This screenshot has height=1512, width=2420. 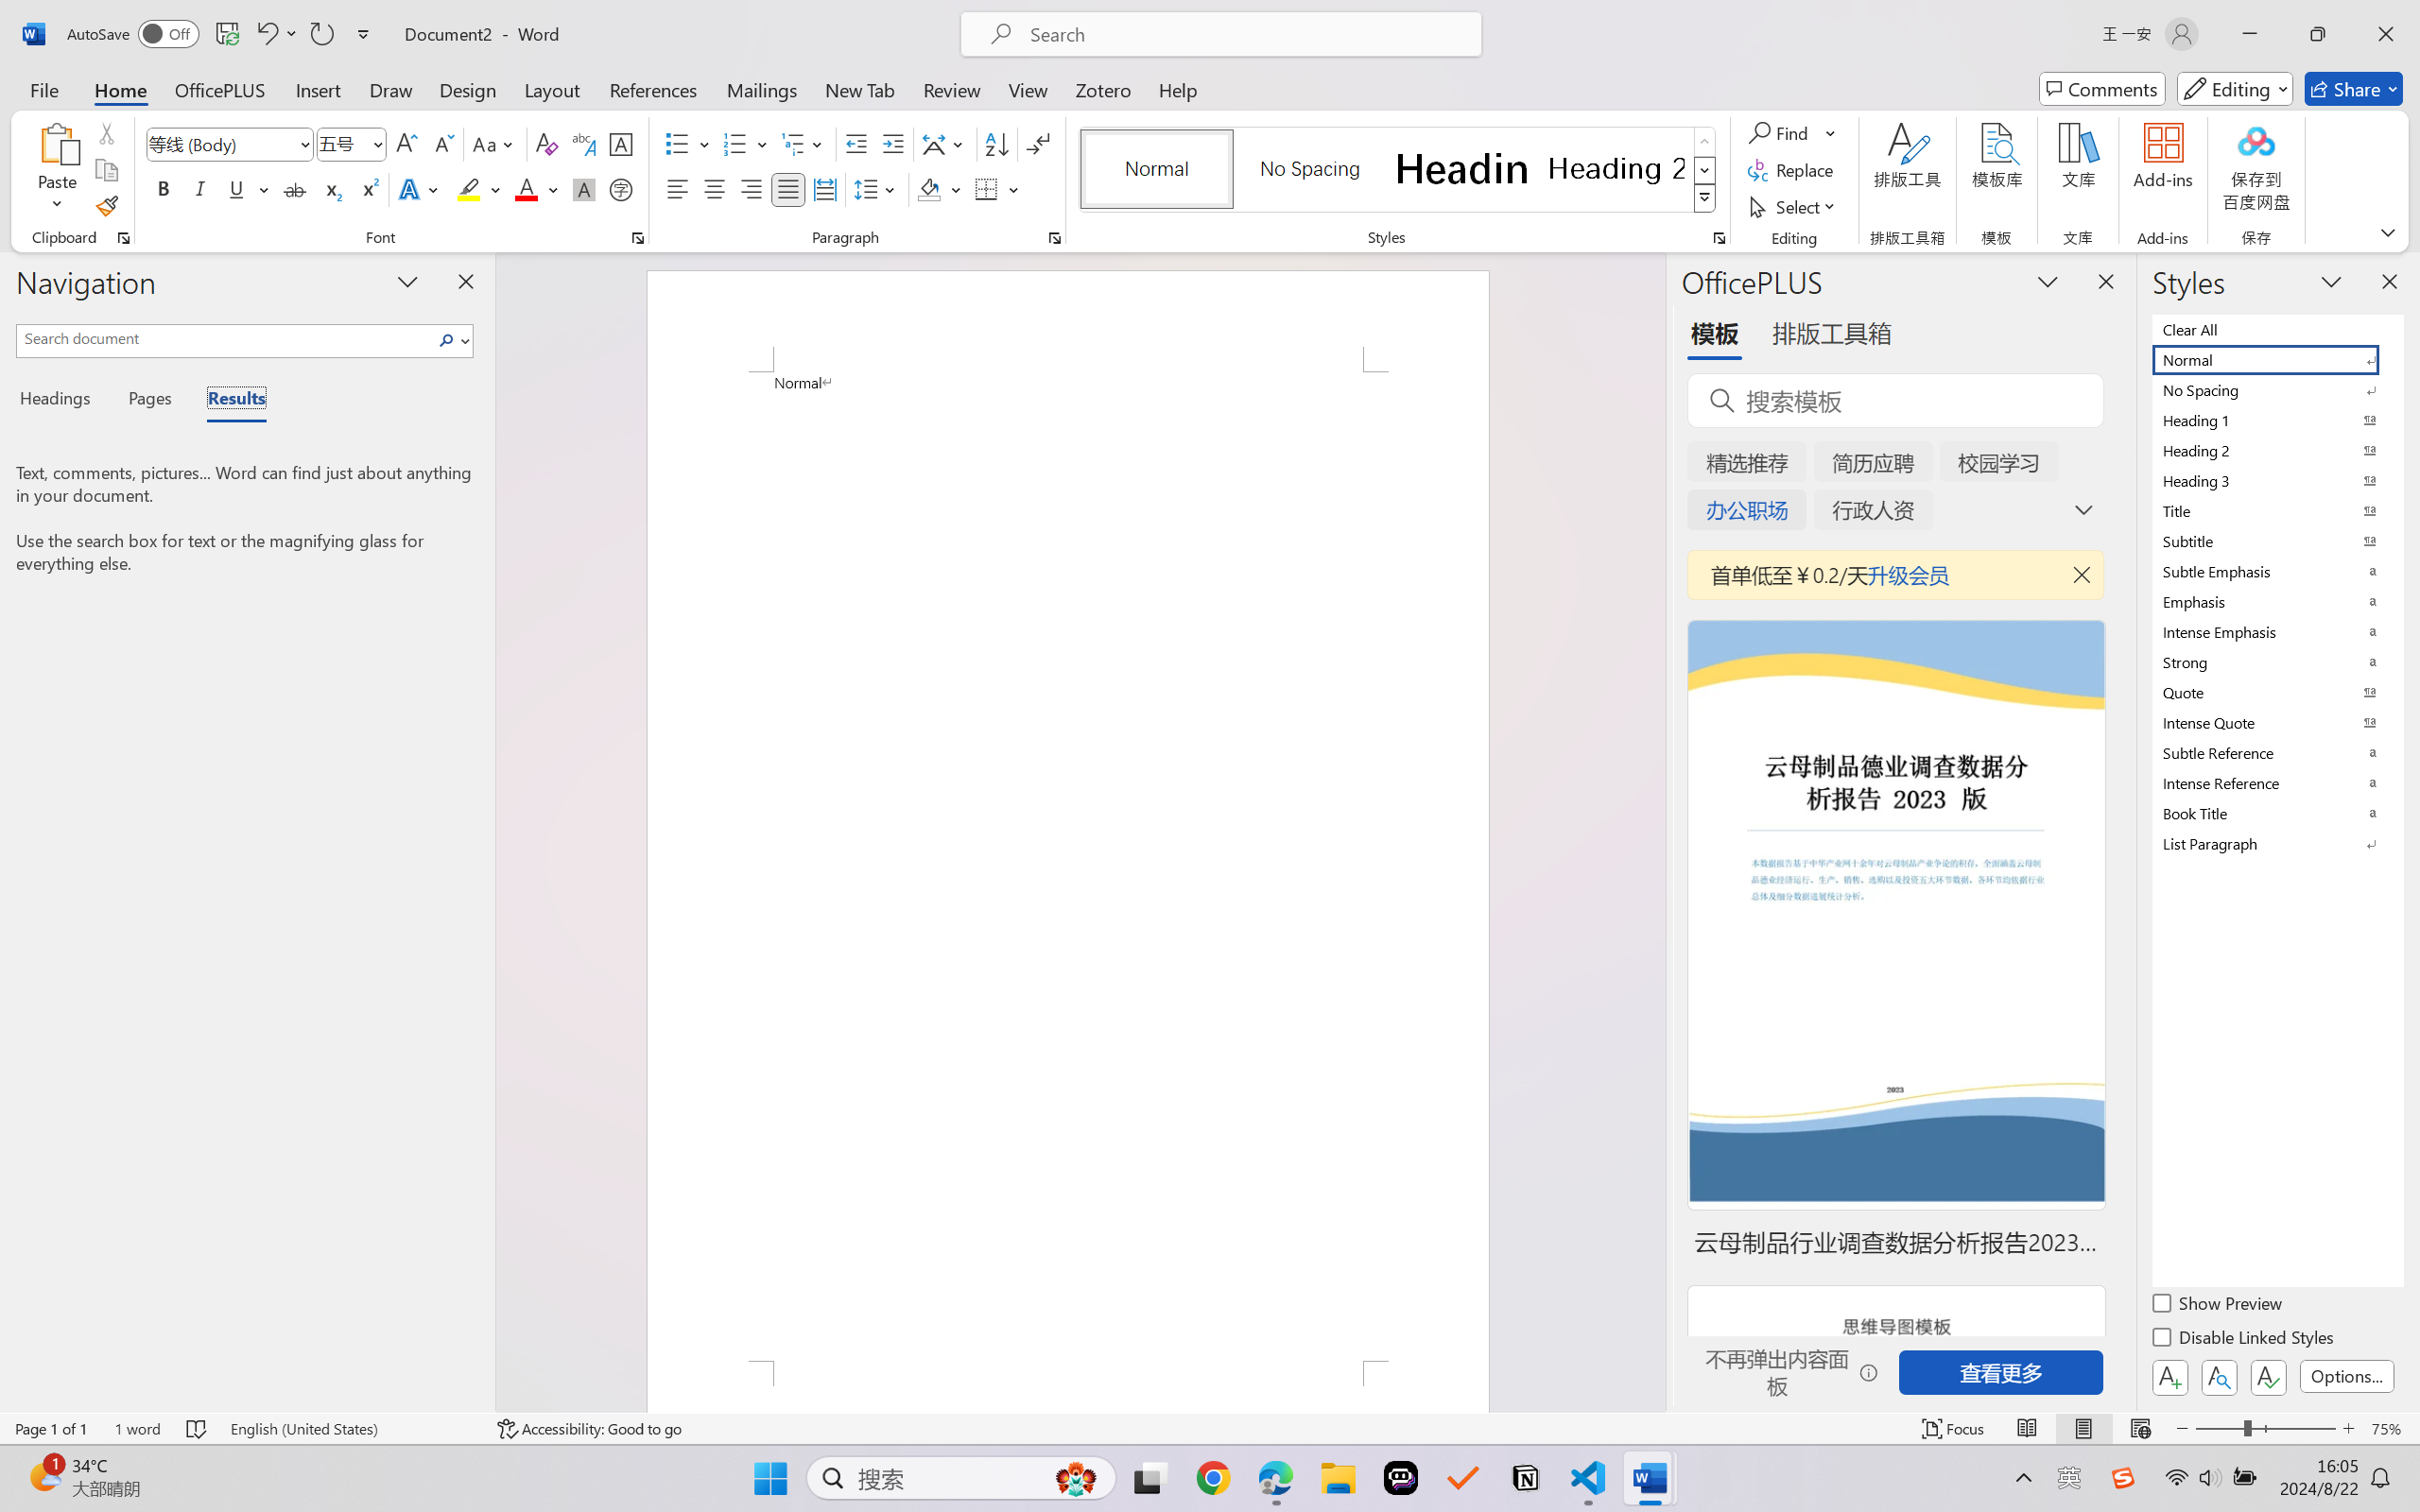 What do you see at coordinates (677, 188) in the screenshot?
I see `'Align Left'` at bounding box center [677, 188].